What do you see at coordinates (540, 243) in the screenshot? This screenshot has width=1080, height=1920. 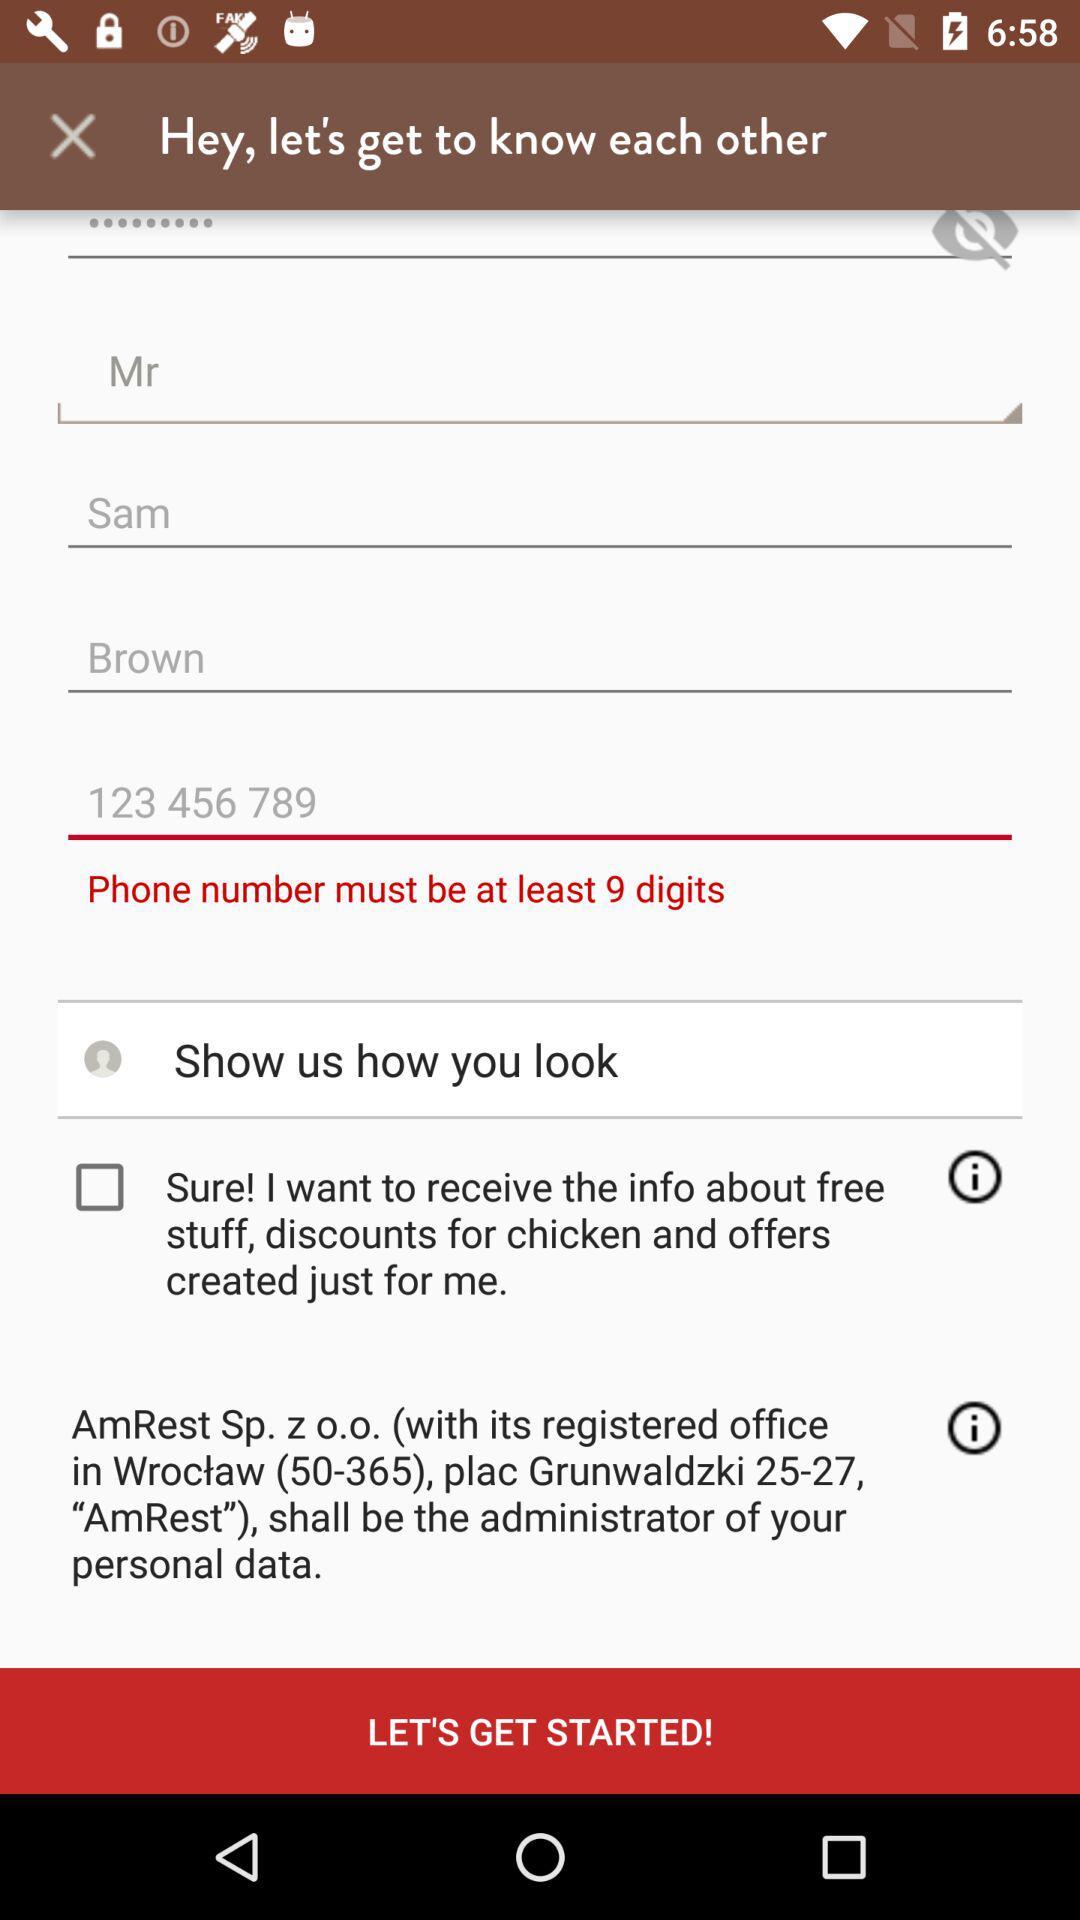 I see `the crowd3116 icon` at bounding box center [540, 243].